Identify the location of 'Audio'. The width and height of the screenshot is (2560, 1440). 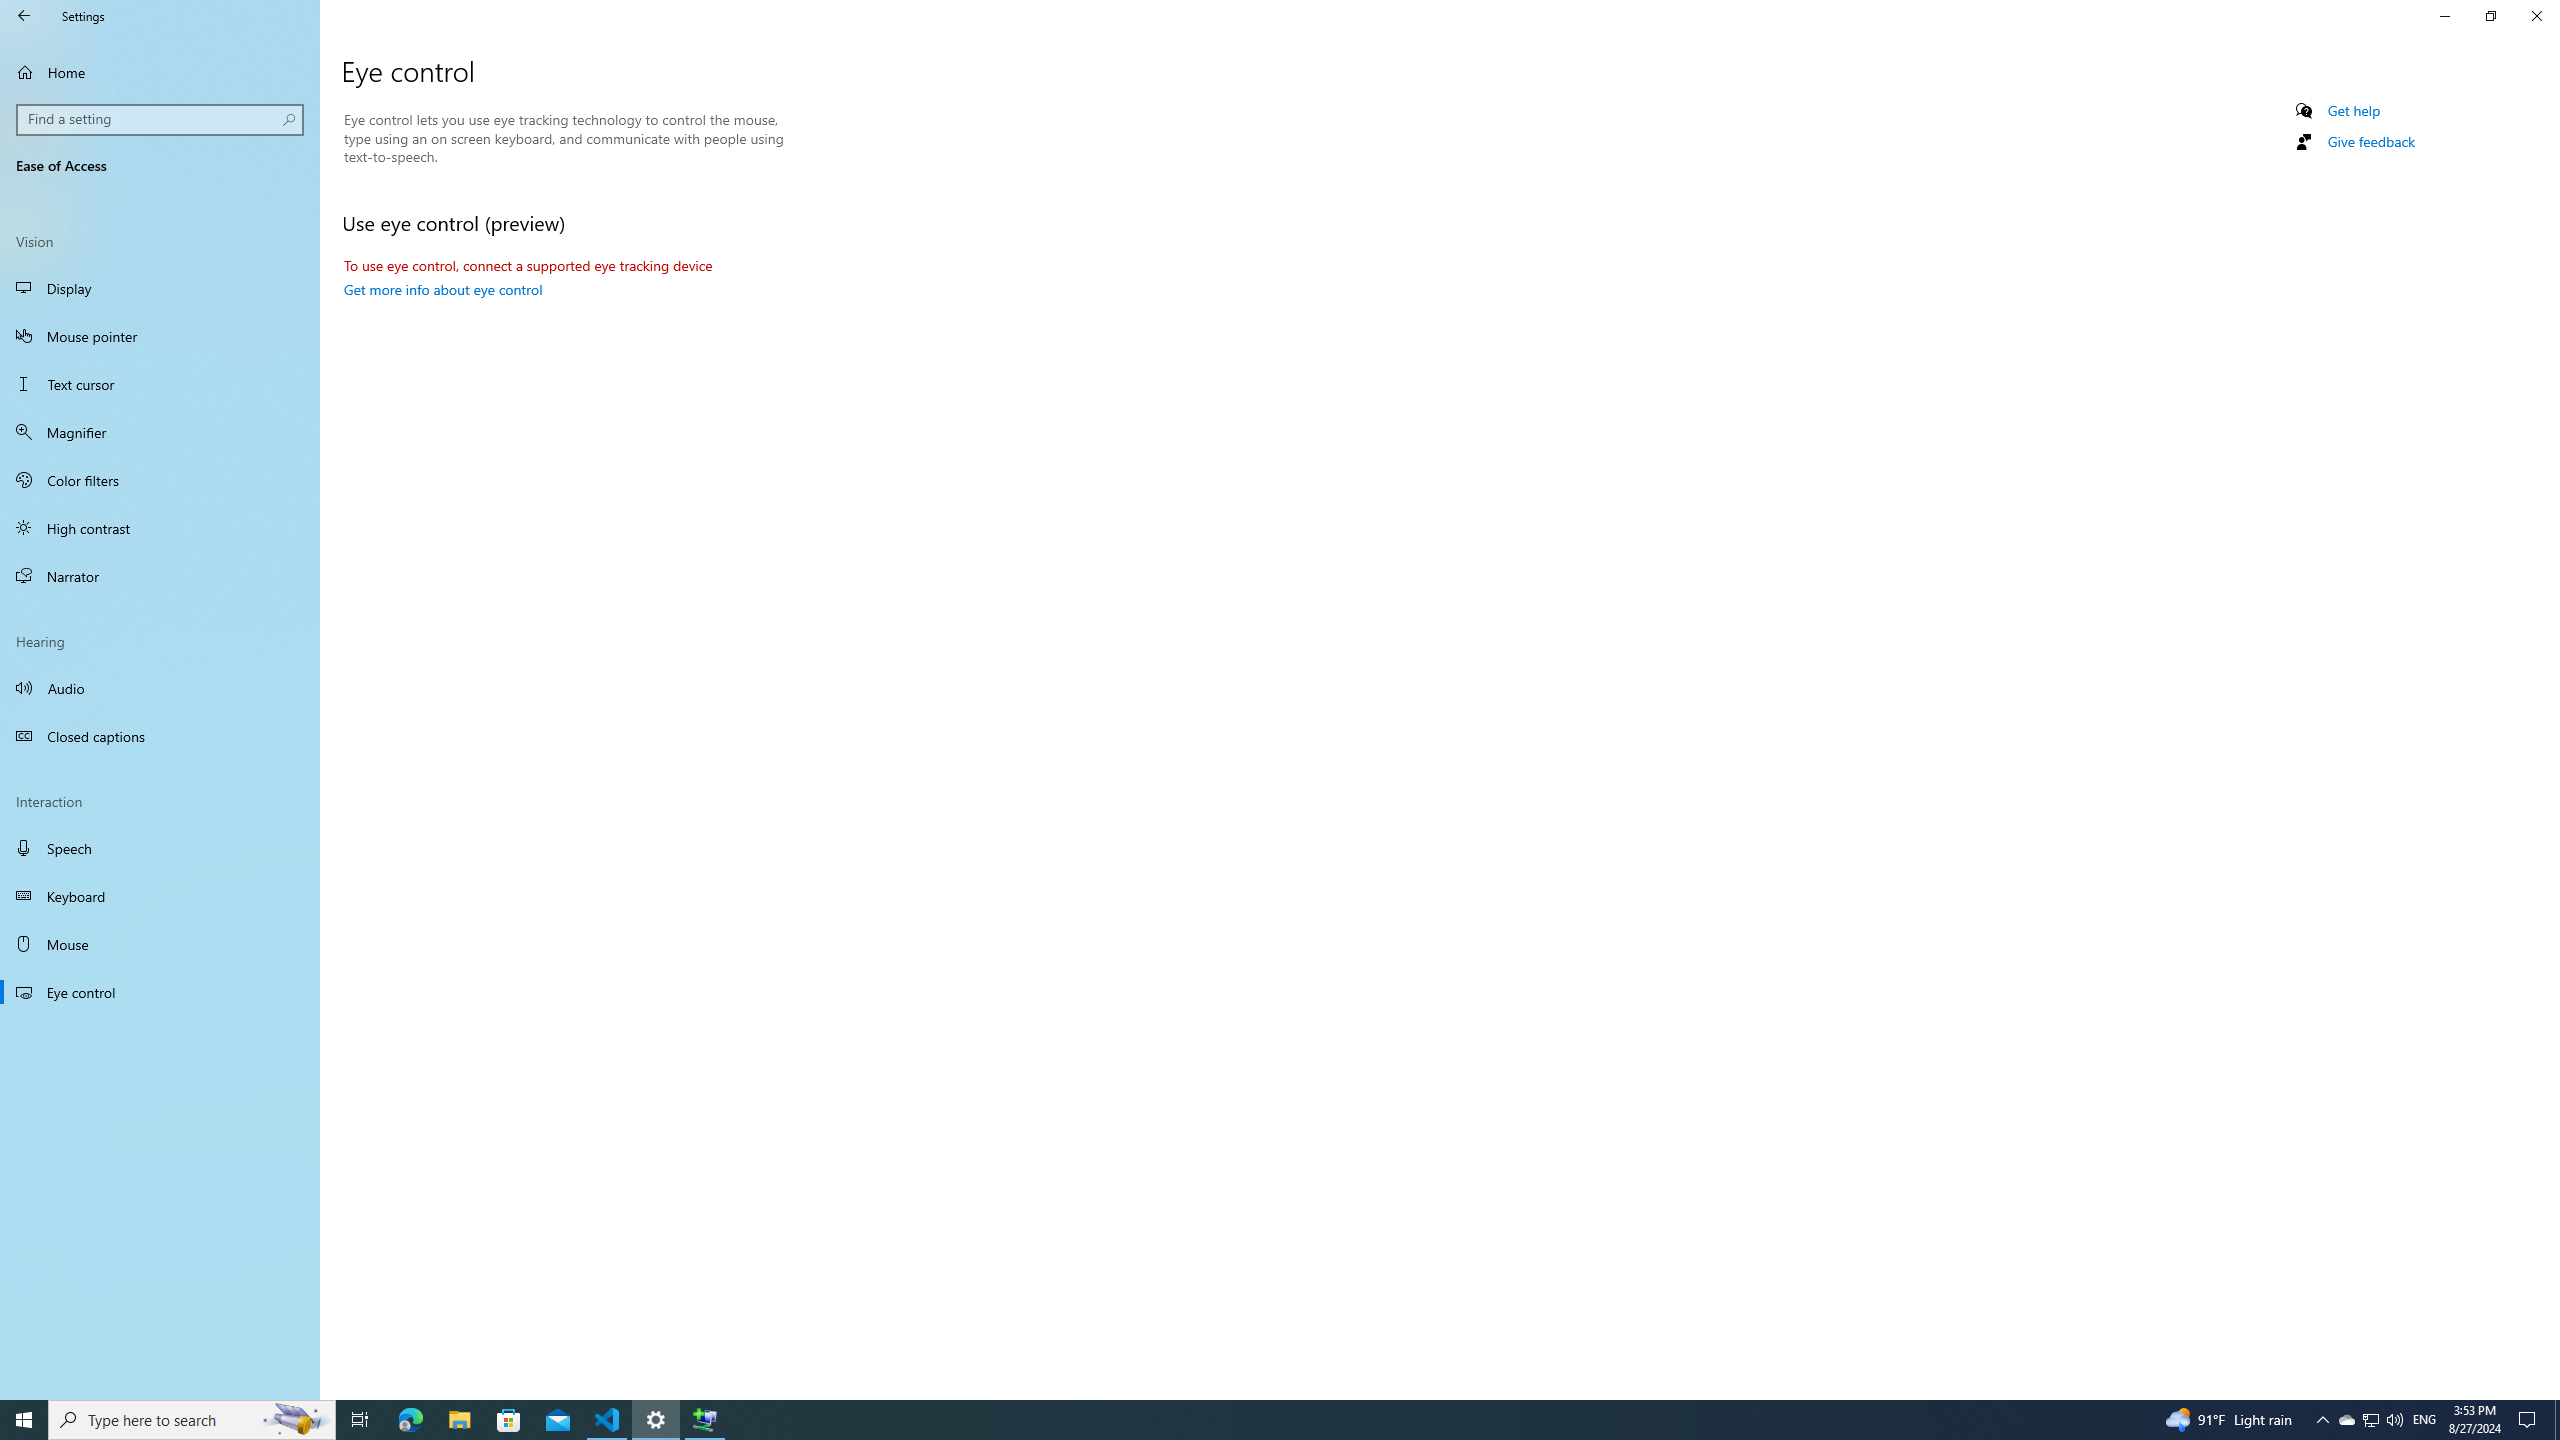
(159, 686).